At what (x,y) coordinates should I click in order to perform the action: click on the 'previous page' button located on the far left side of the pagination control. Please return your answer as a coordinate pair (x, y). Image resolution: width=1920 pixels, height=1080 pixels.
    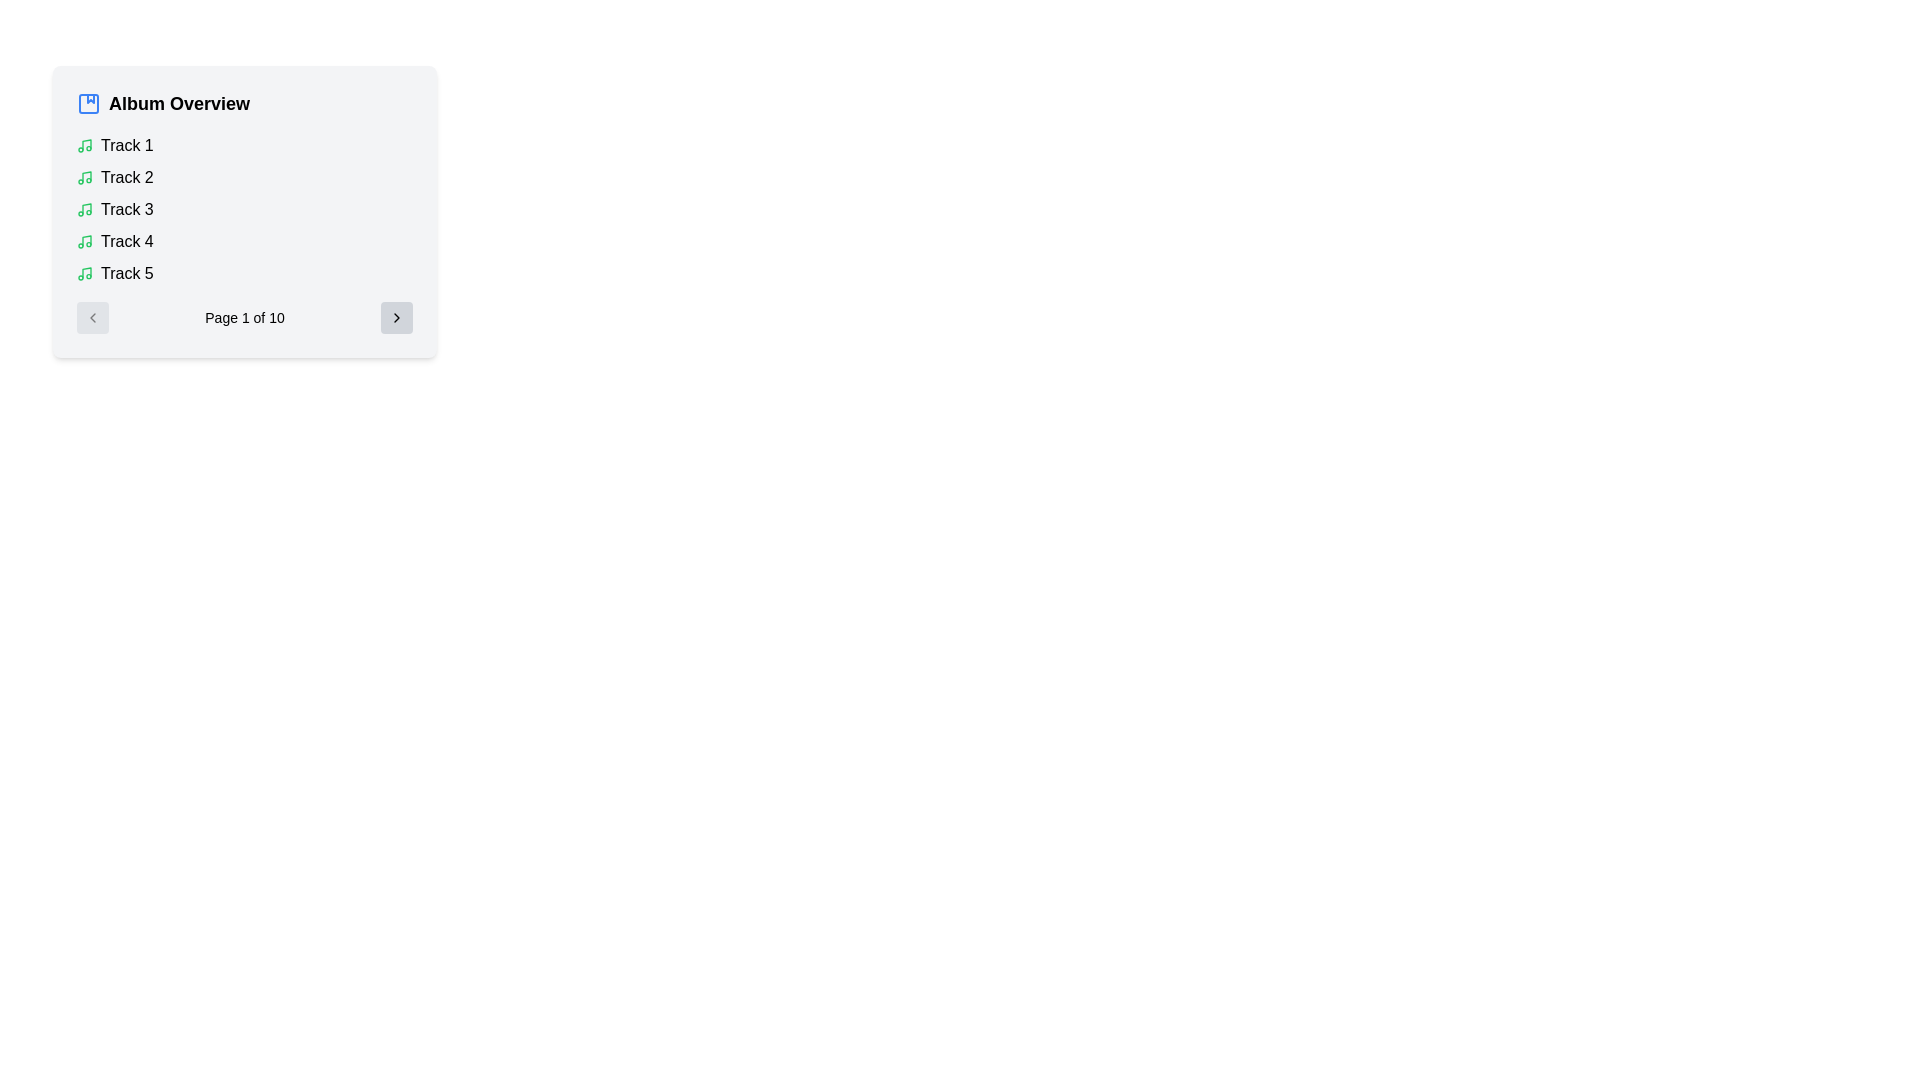
    Looking at the image, I should click on (91, 316).